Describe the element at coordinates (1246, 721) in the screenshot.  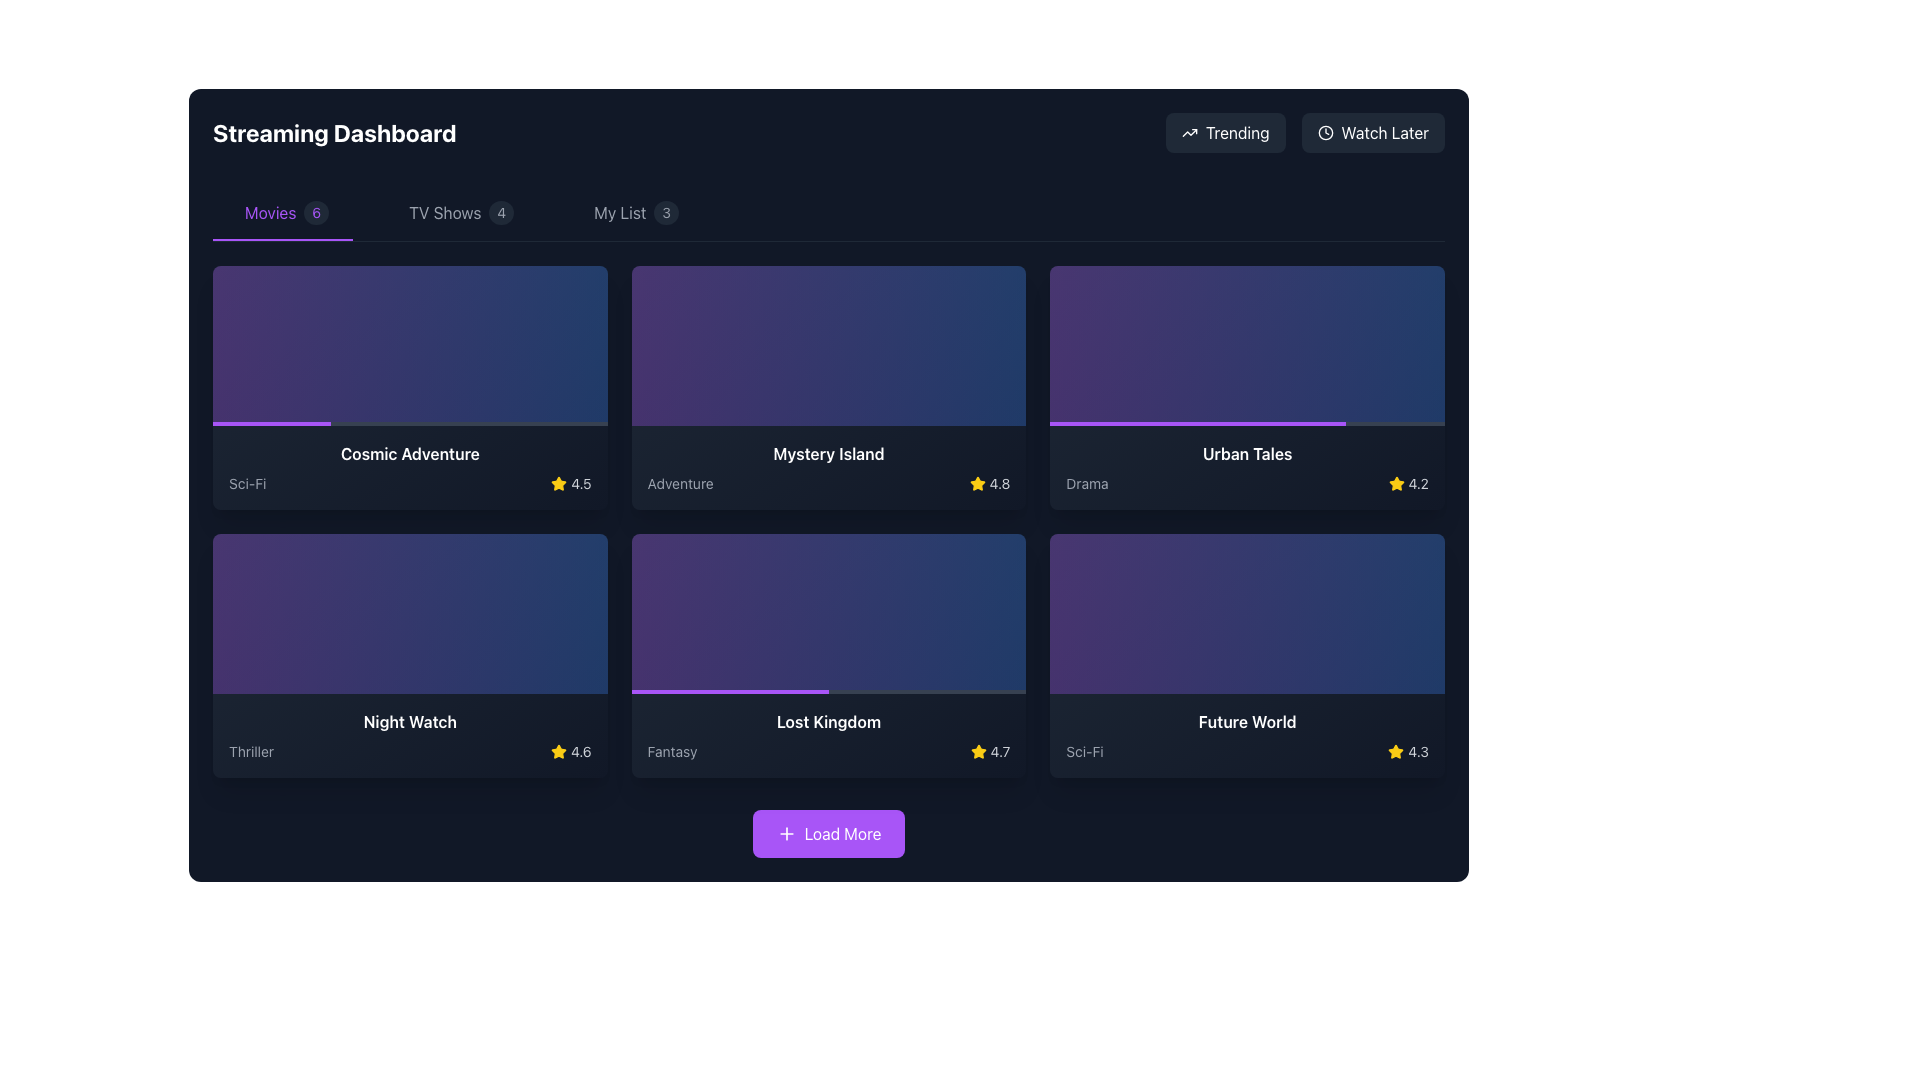
I see `the text label displaying the movie name 'Future World' located in the lower right card of the grid layout, specifically the fourth card in the row and sixth overall, positioned above the 'Load More' button` at that location.